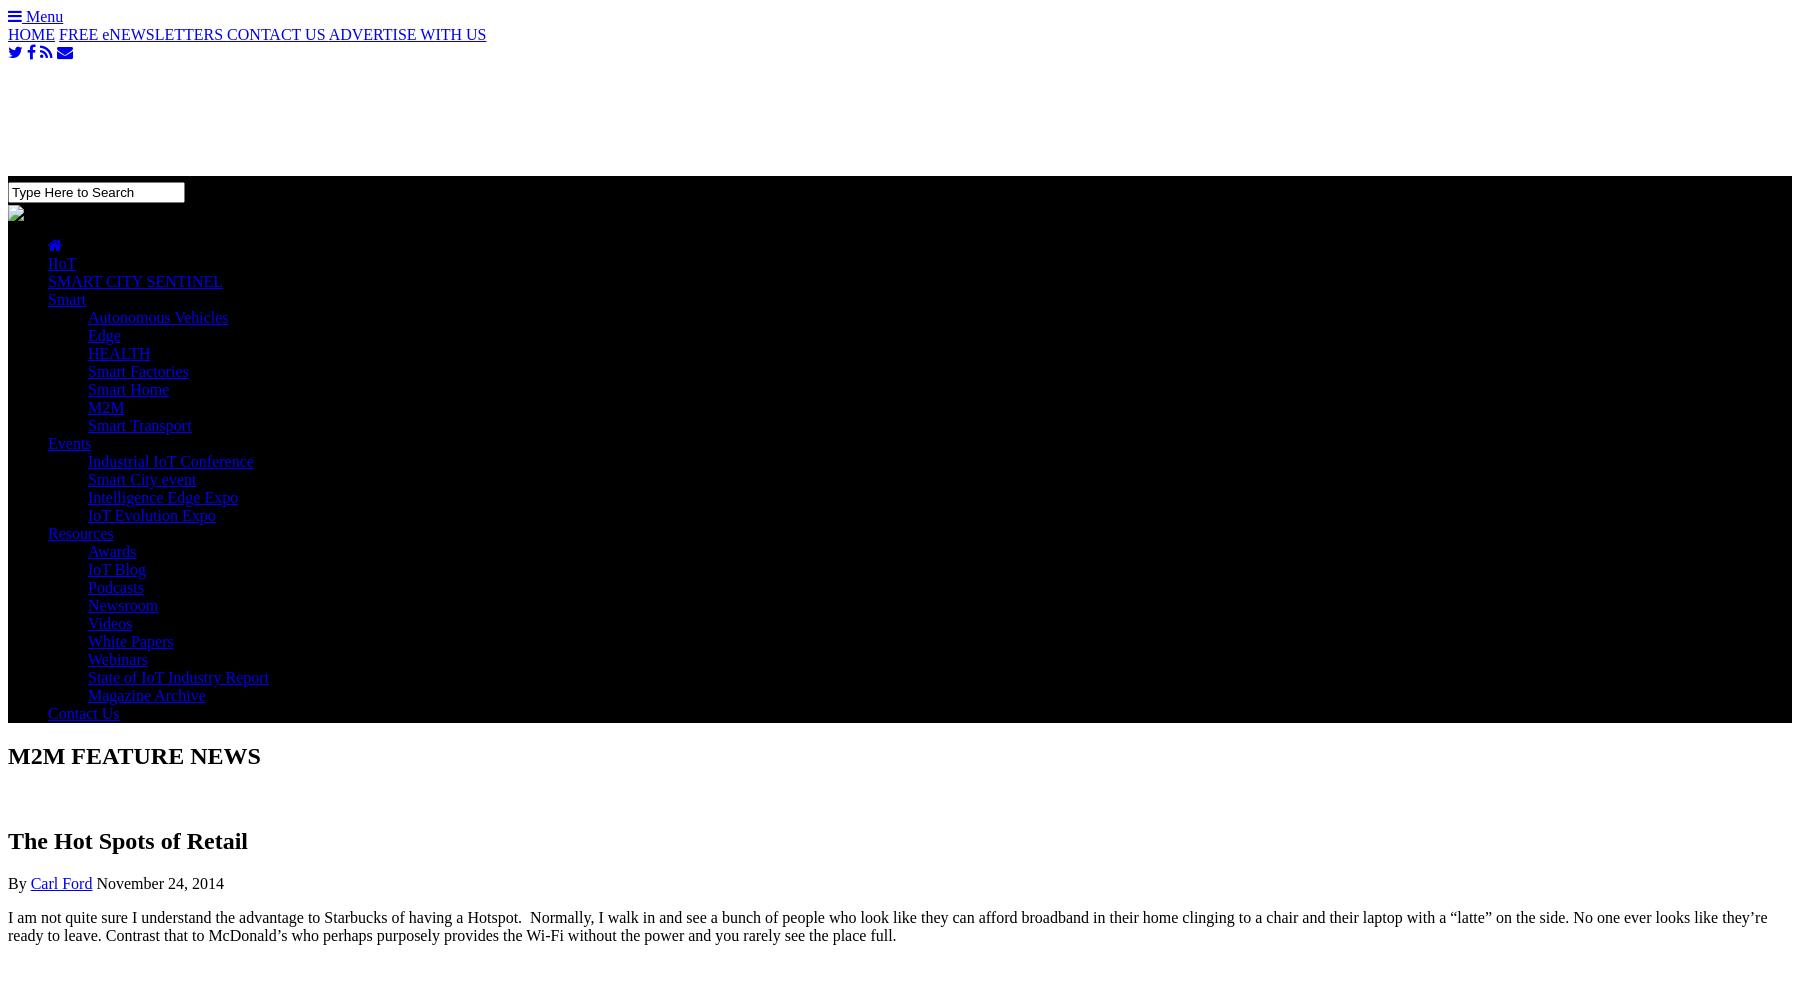 The image size is (1800, 1006). I want to click on 'November 24, 2014', so click(159, 881).